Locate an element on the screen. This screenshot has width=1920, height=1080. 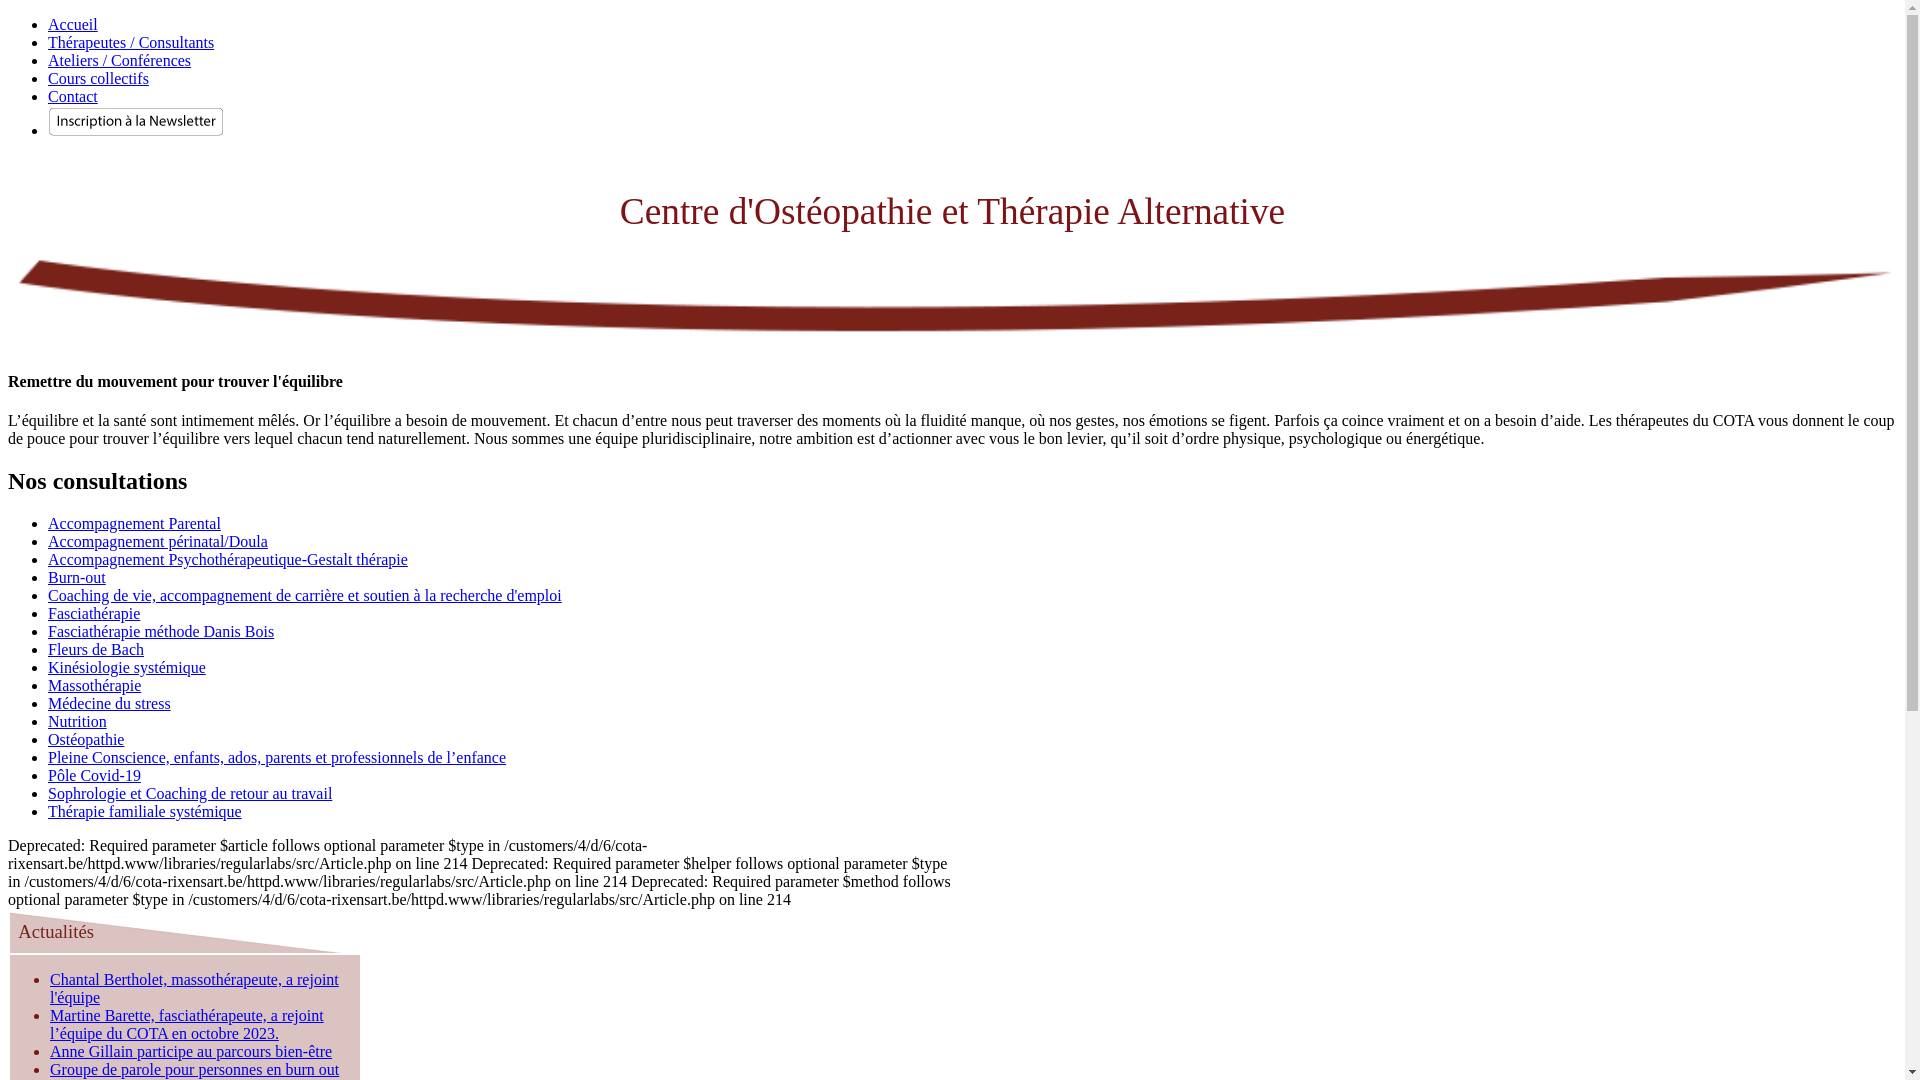
'Accompagnement Parental' is located at coordinates (48, 522).